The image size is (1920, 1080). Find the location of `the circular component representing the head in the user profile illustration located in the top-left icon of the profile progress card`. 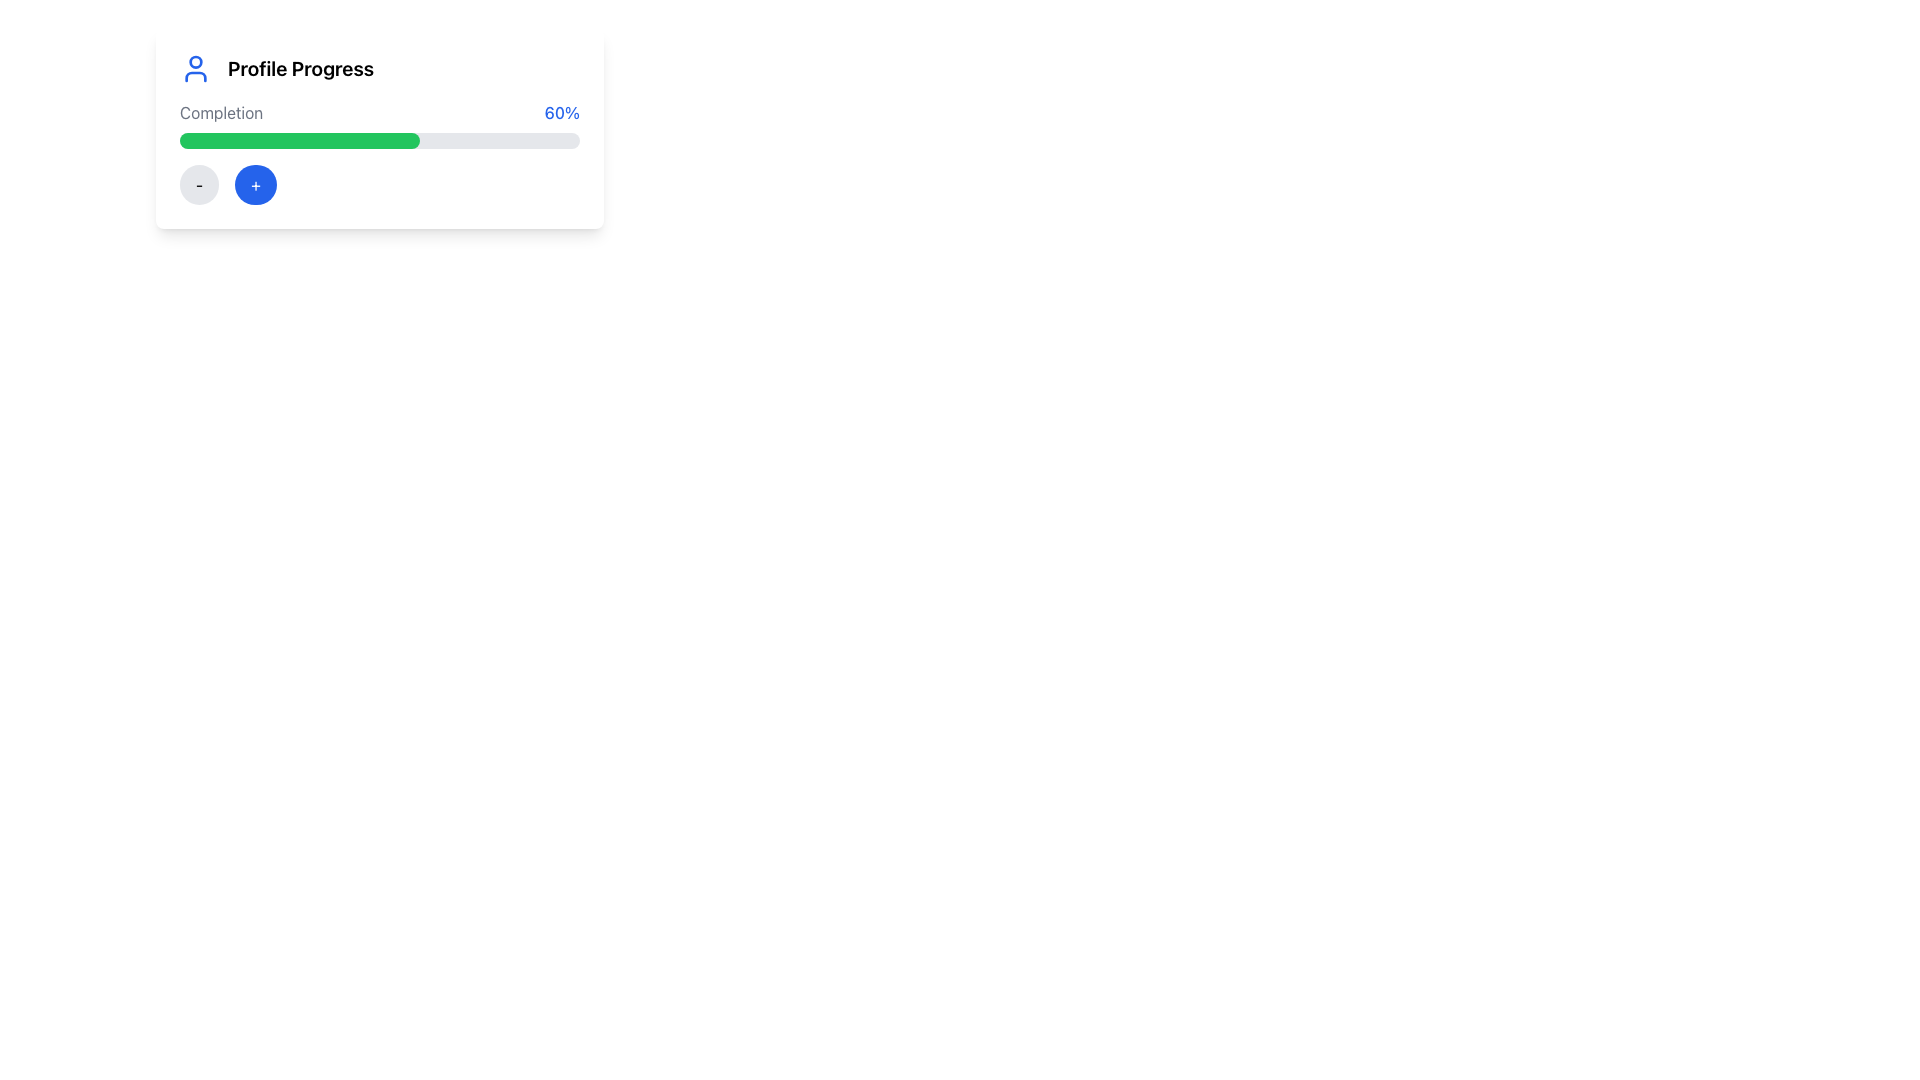

the circular component representing the head in the user profile illustration located in the top-left icon of the profile progress card is located at coordinates (196, 60).